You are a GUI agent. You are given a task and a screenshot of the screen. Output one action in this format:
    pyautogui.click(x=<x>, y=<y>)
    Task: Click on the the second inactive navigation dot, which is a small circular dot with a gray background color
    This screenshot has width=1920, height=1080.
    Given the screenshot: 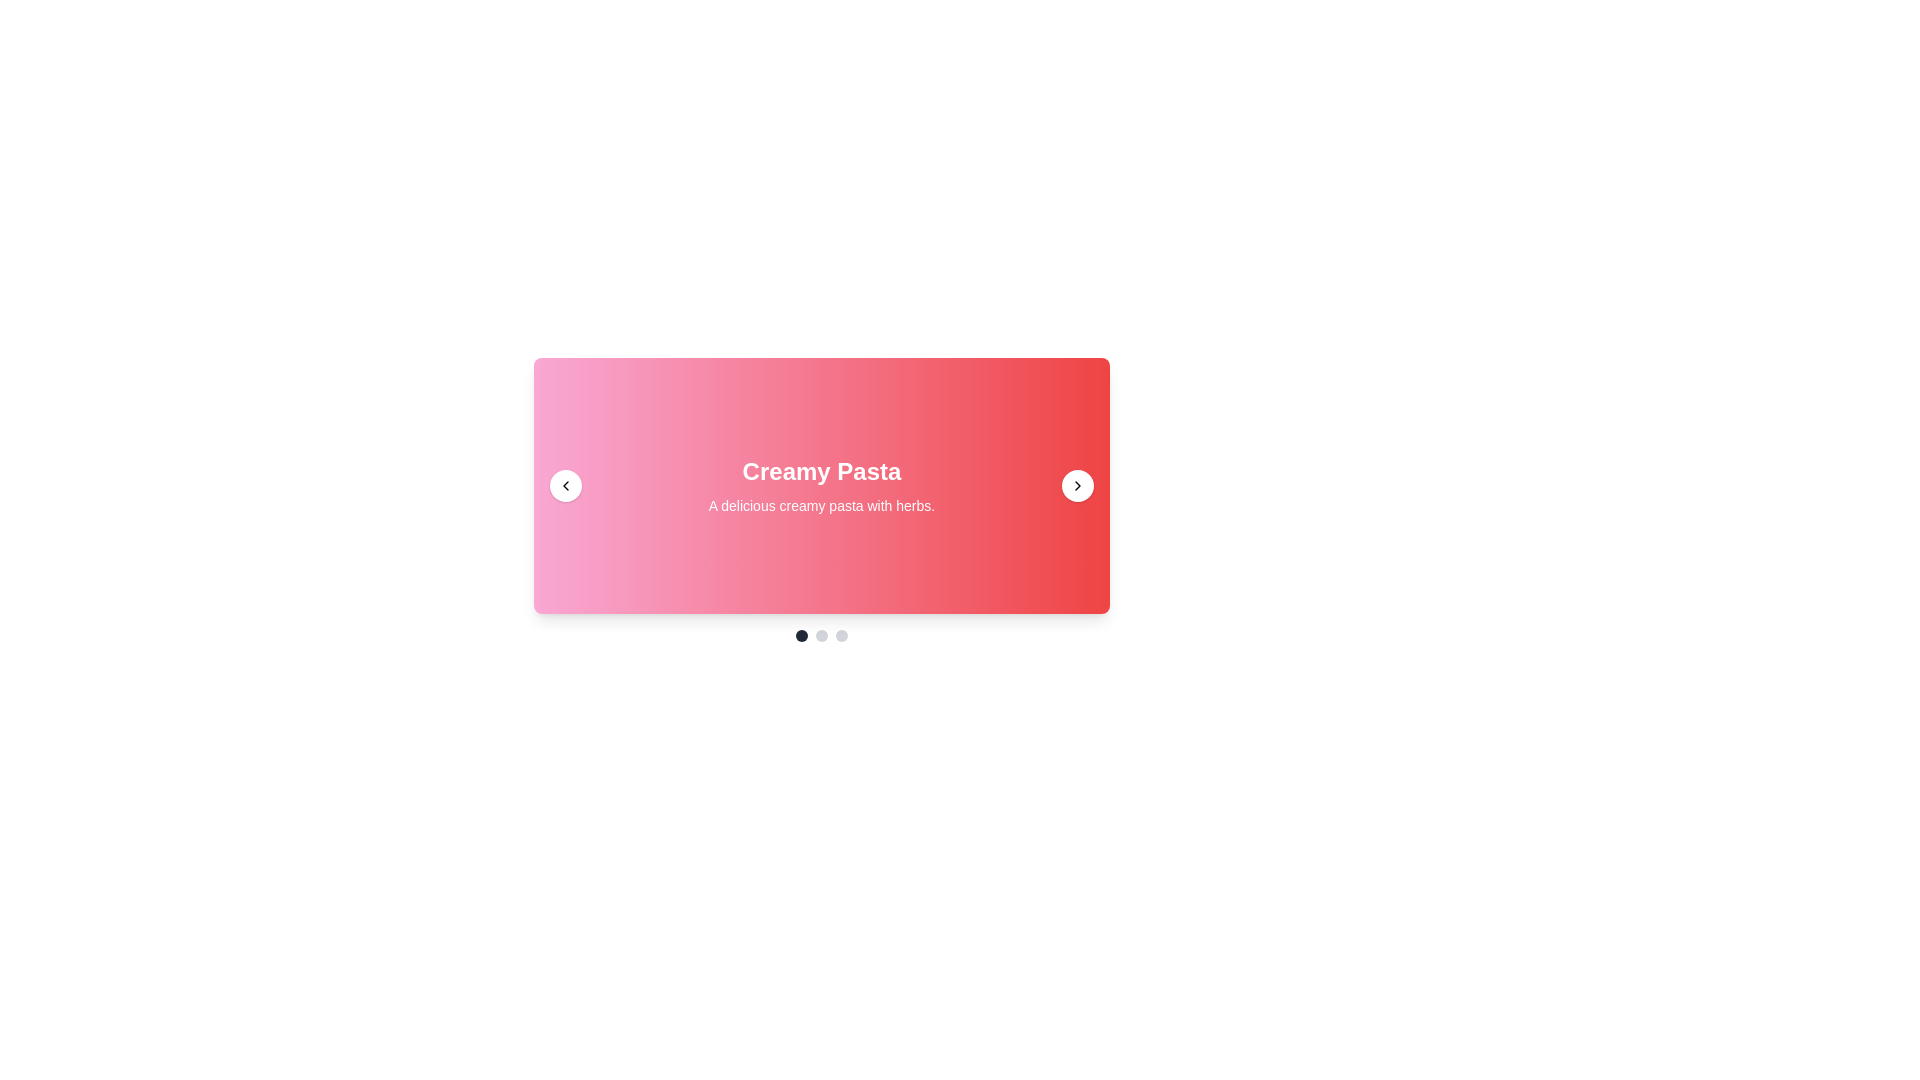 What is the action you would take?
    pyautogui.click(x=821, y=636)
    